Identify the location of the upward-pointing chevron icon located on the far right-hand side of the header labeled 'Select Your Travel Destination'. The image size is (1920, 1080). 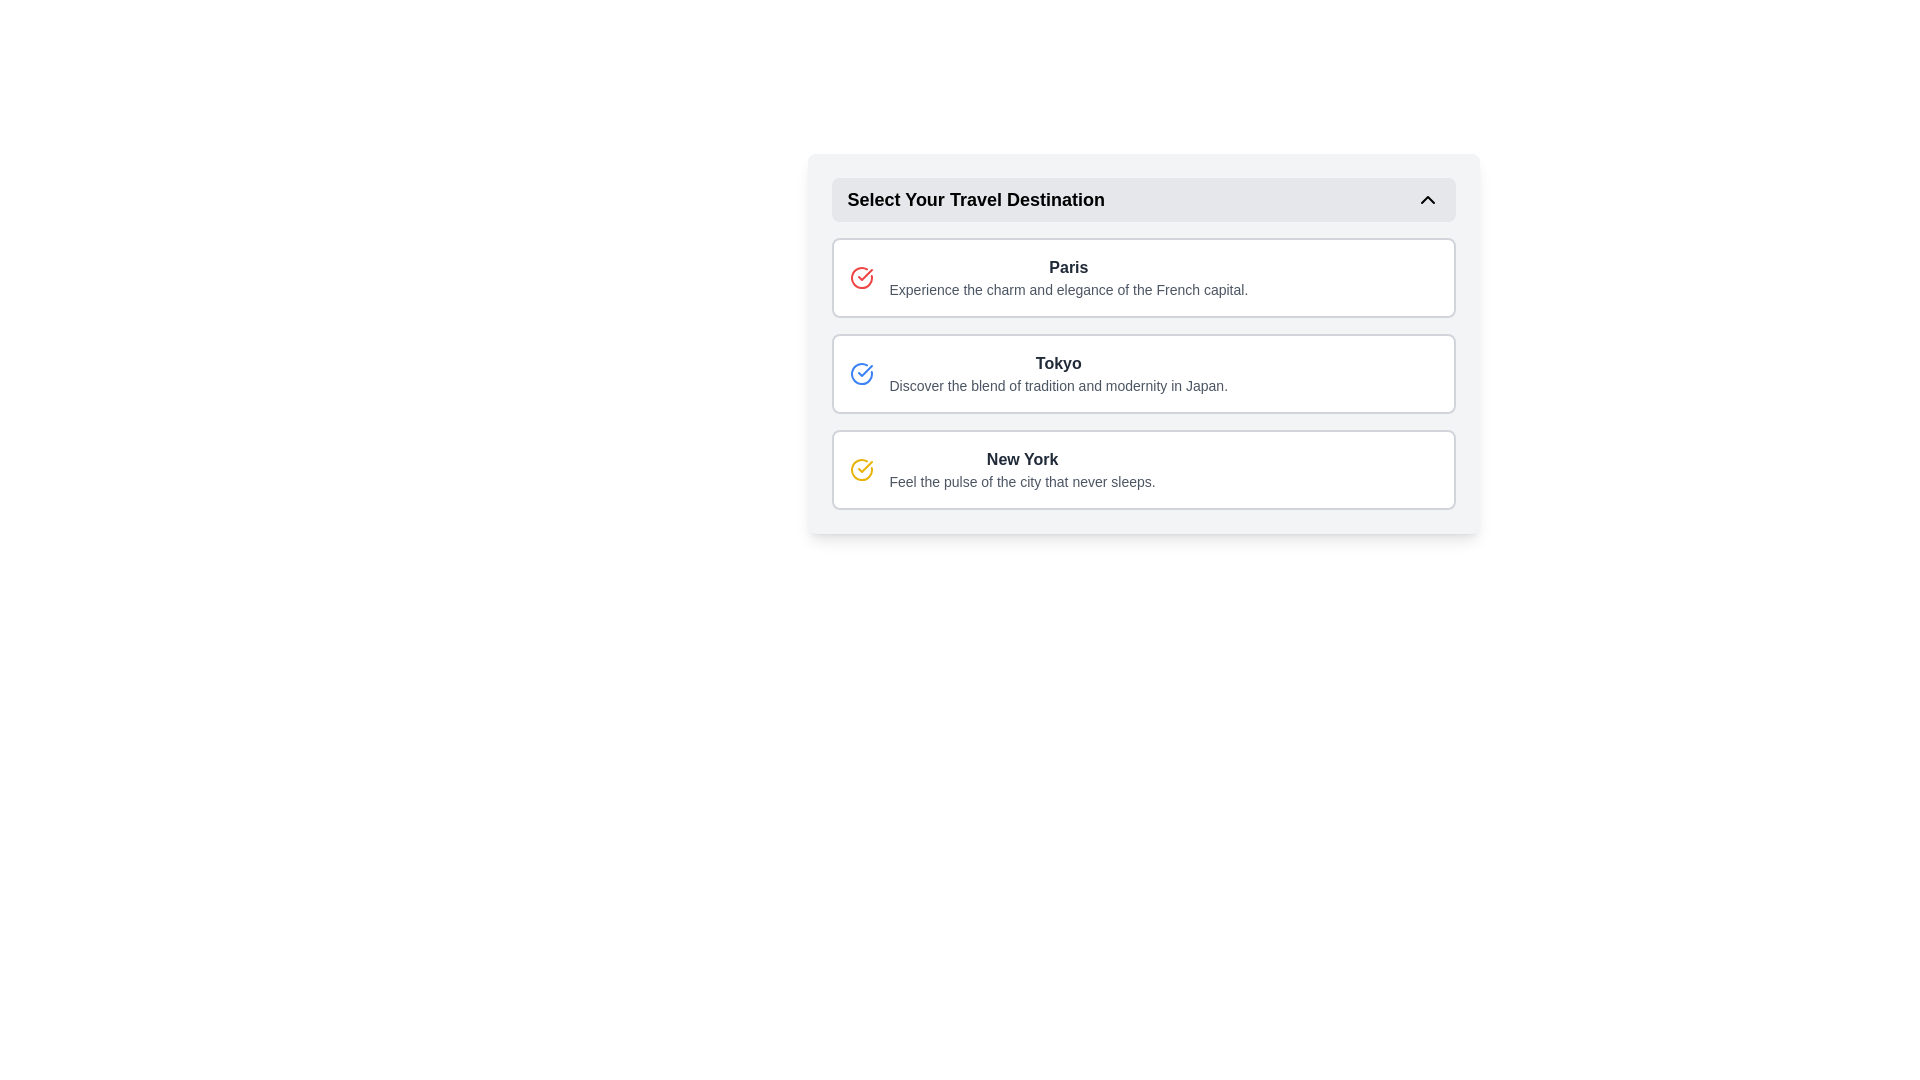
(1426, 200).